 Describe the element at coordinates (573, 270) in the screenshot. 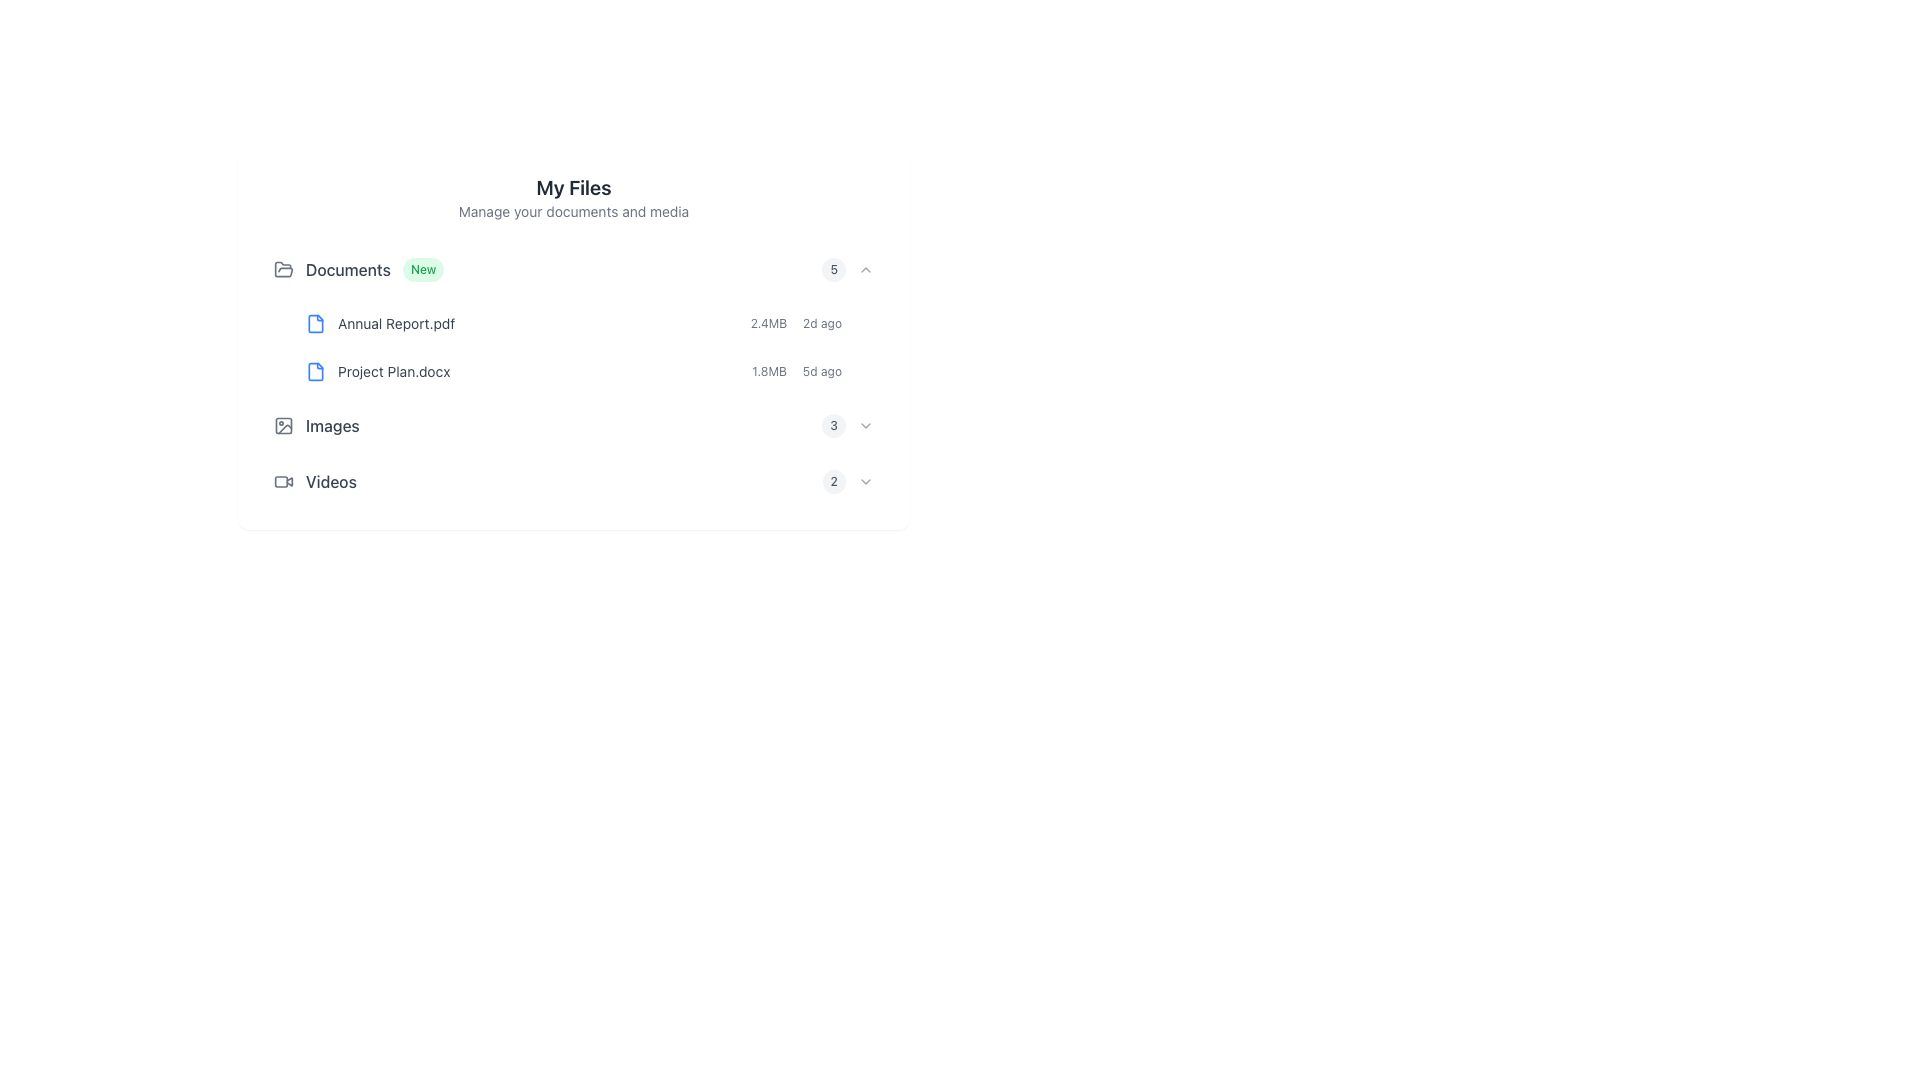

I see `the 'Documents' folder row item located at the topmost row under 'My Files'` at that location.